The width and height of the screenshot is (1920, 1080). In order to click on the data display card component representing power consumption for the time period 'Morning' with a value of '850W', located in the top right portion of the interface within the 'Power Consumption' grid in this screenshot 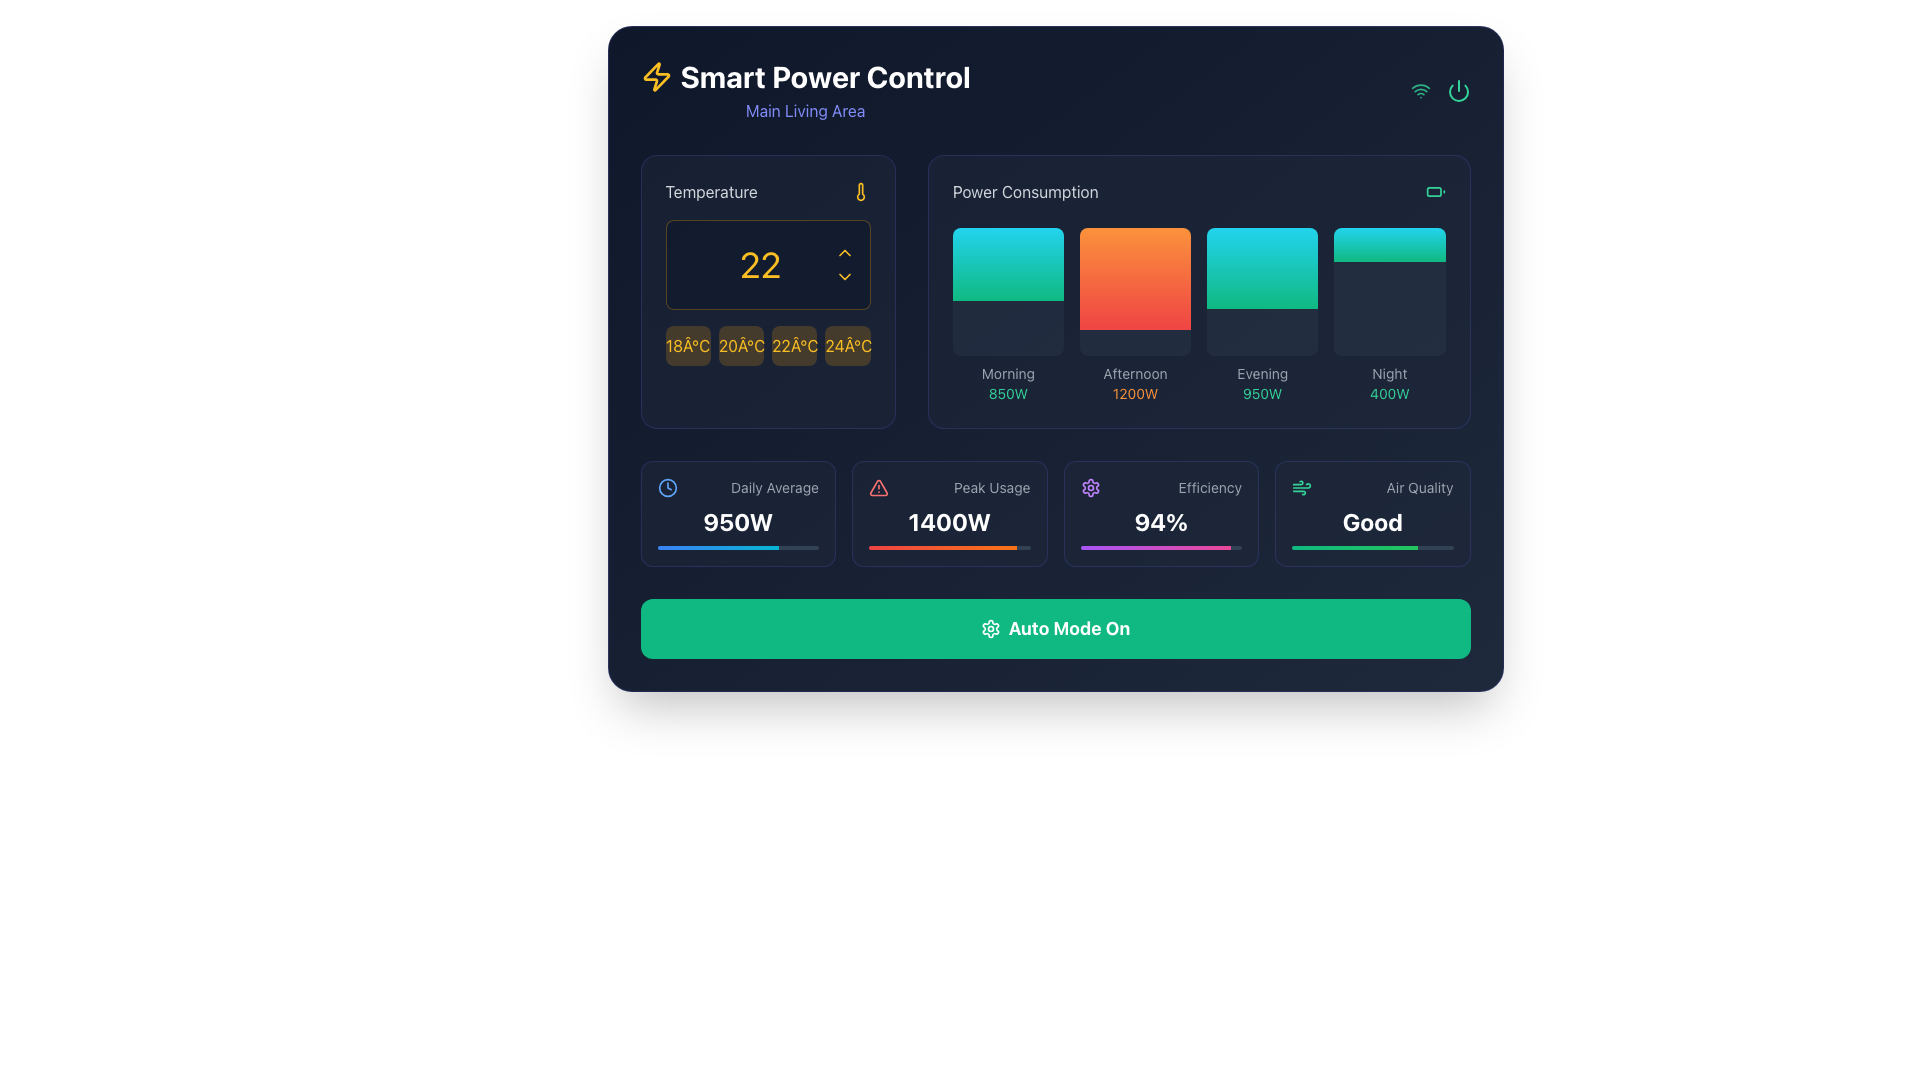, I will do `click(1008, 315)`.